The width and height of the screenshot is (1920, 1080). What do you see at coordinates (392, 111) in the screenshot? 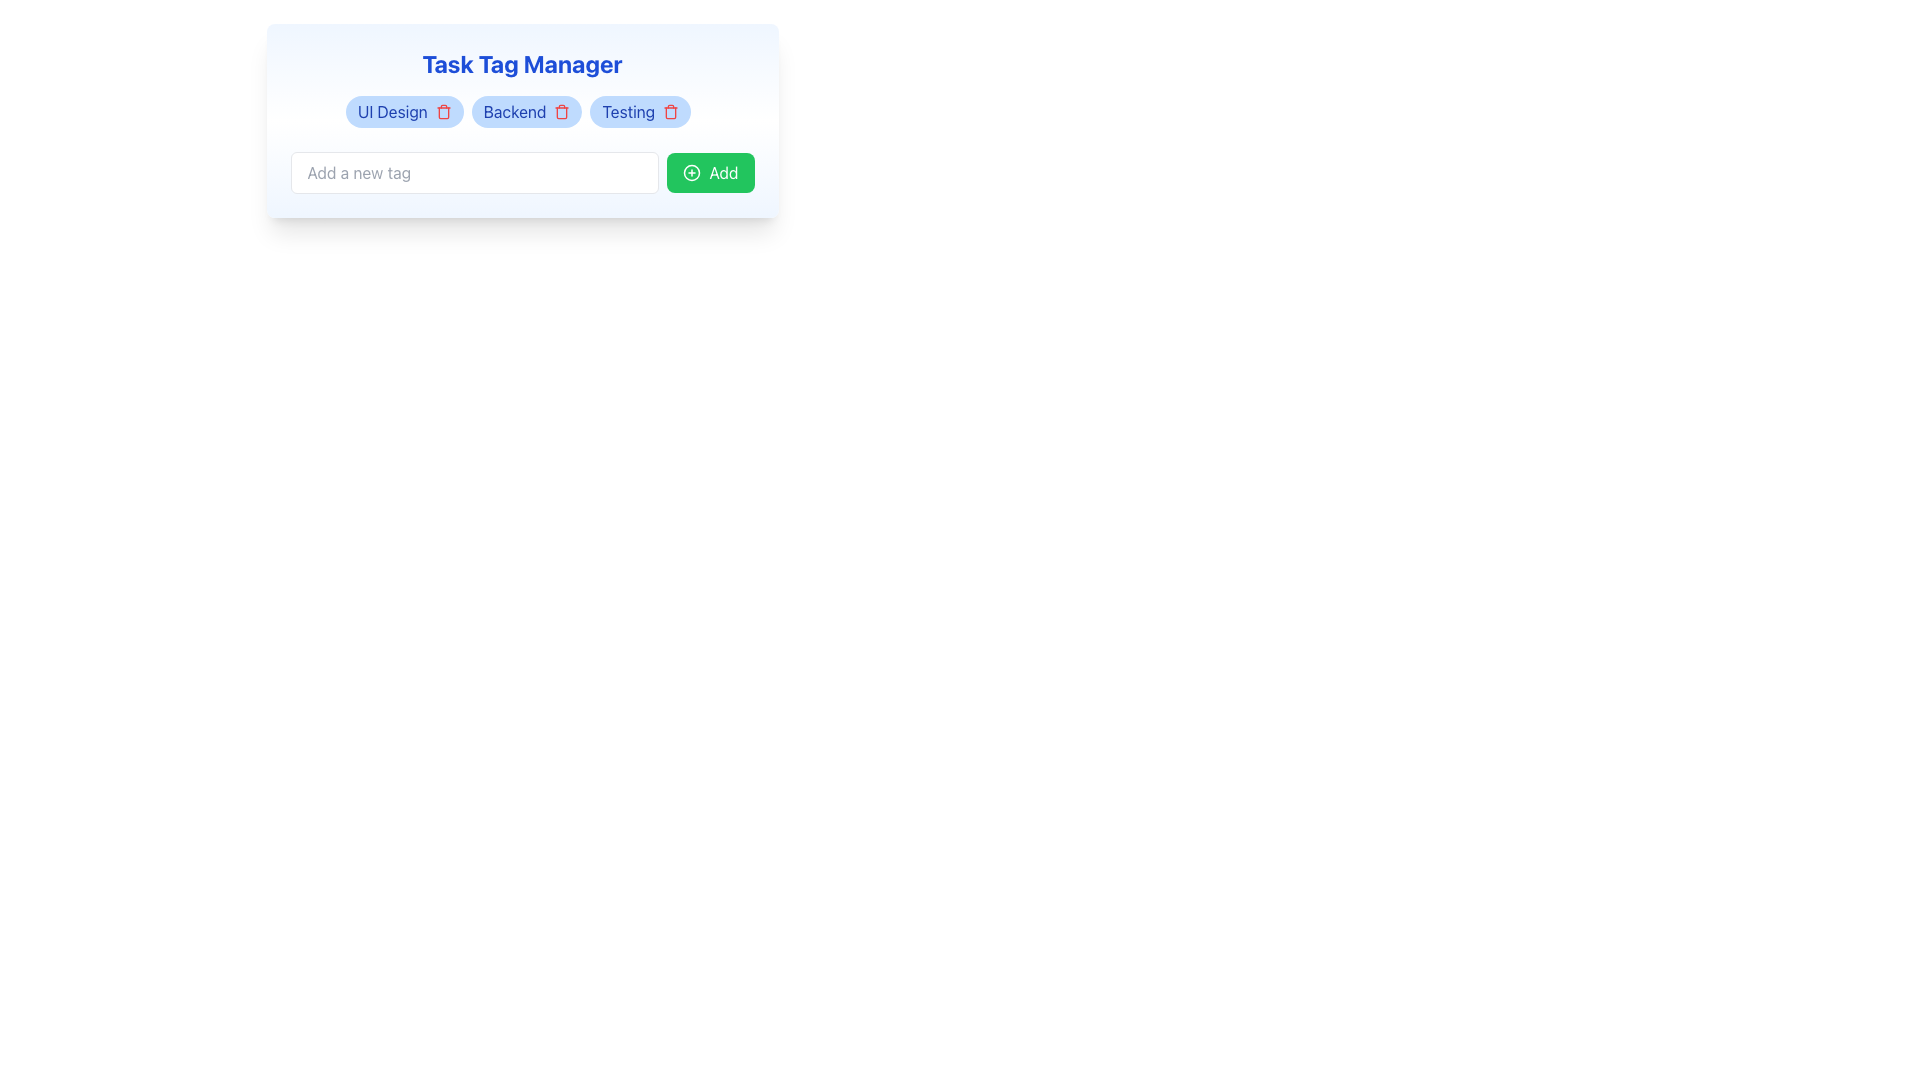
I see `the text label displaying 'UI Design' in a blue font, which is located beneath the heading 'Task Tag Manager' in the top left part of the visible tag section` at bounding box center [392, 111].